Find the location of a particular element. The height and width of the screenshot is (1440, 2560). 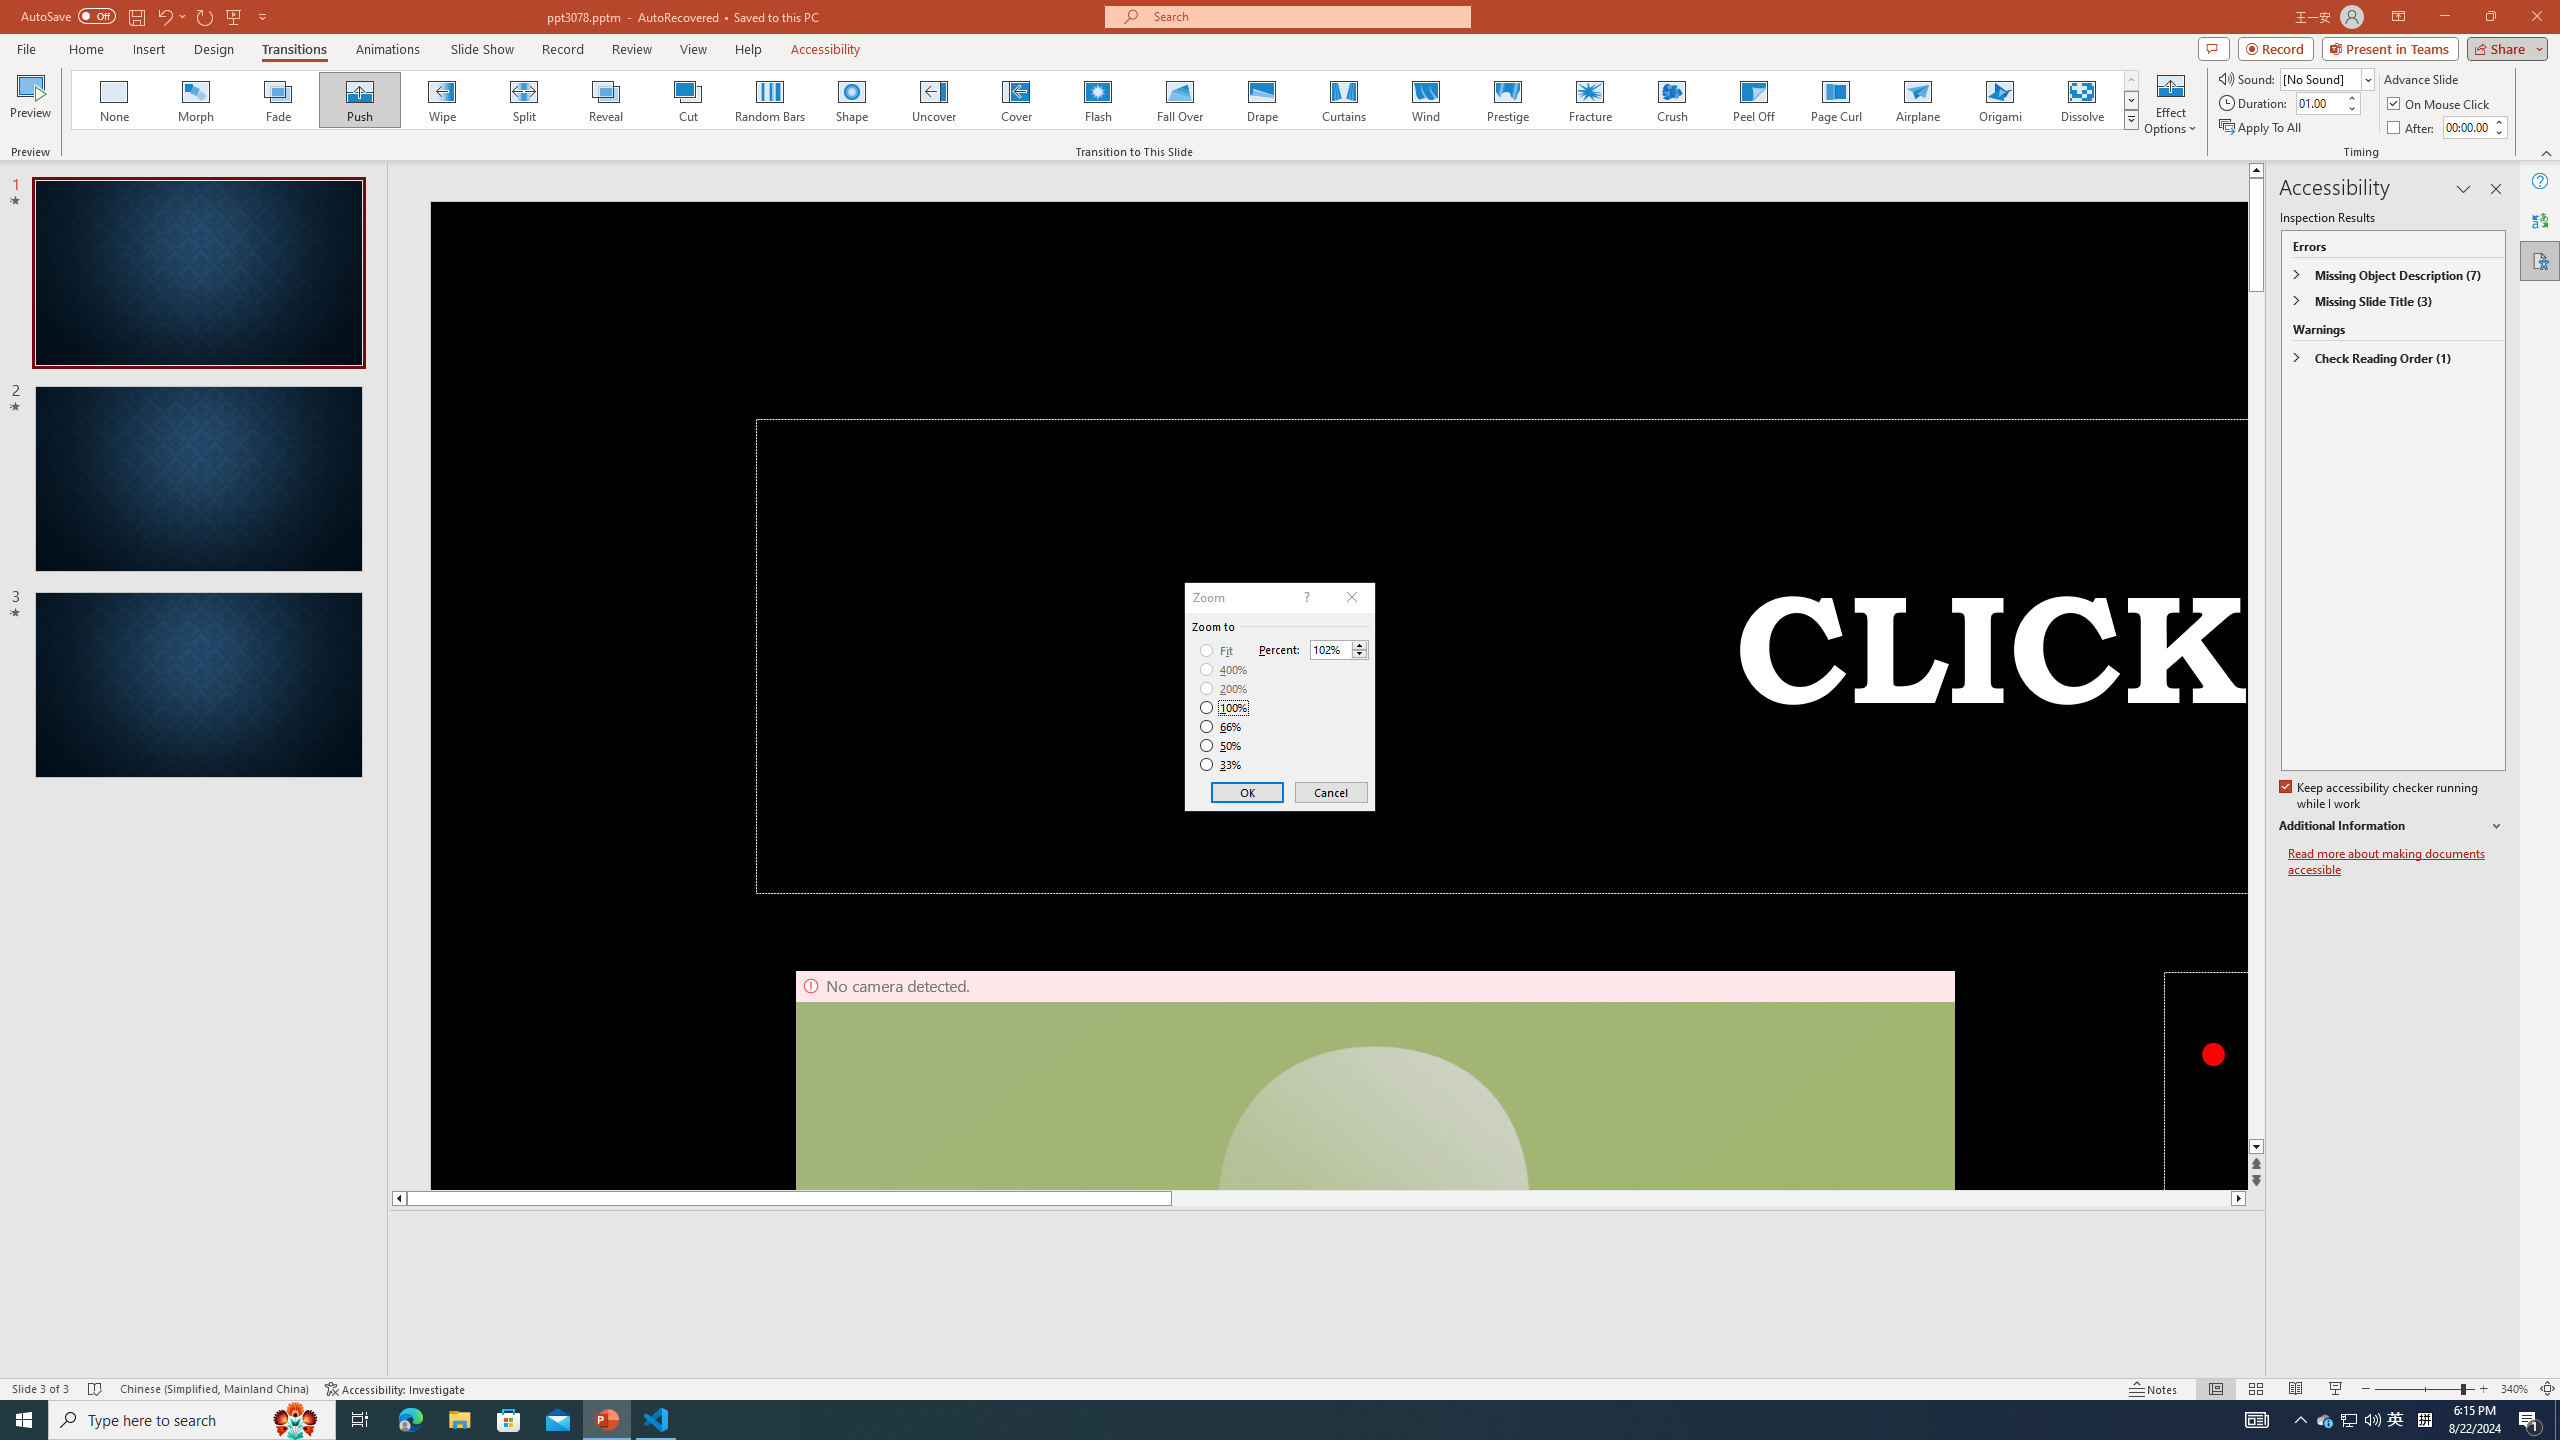

'Context help' is located at coordinates (1304, 597).